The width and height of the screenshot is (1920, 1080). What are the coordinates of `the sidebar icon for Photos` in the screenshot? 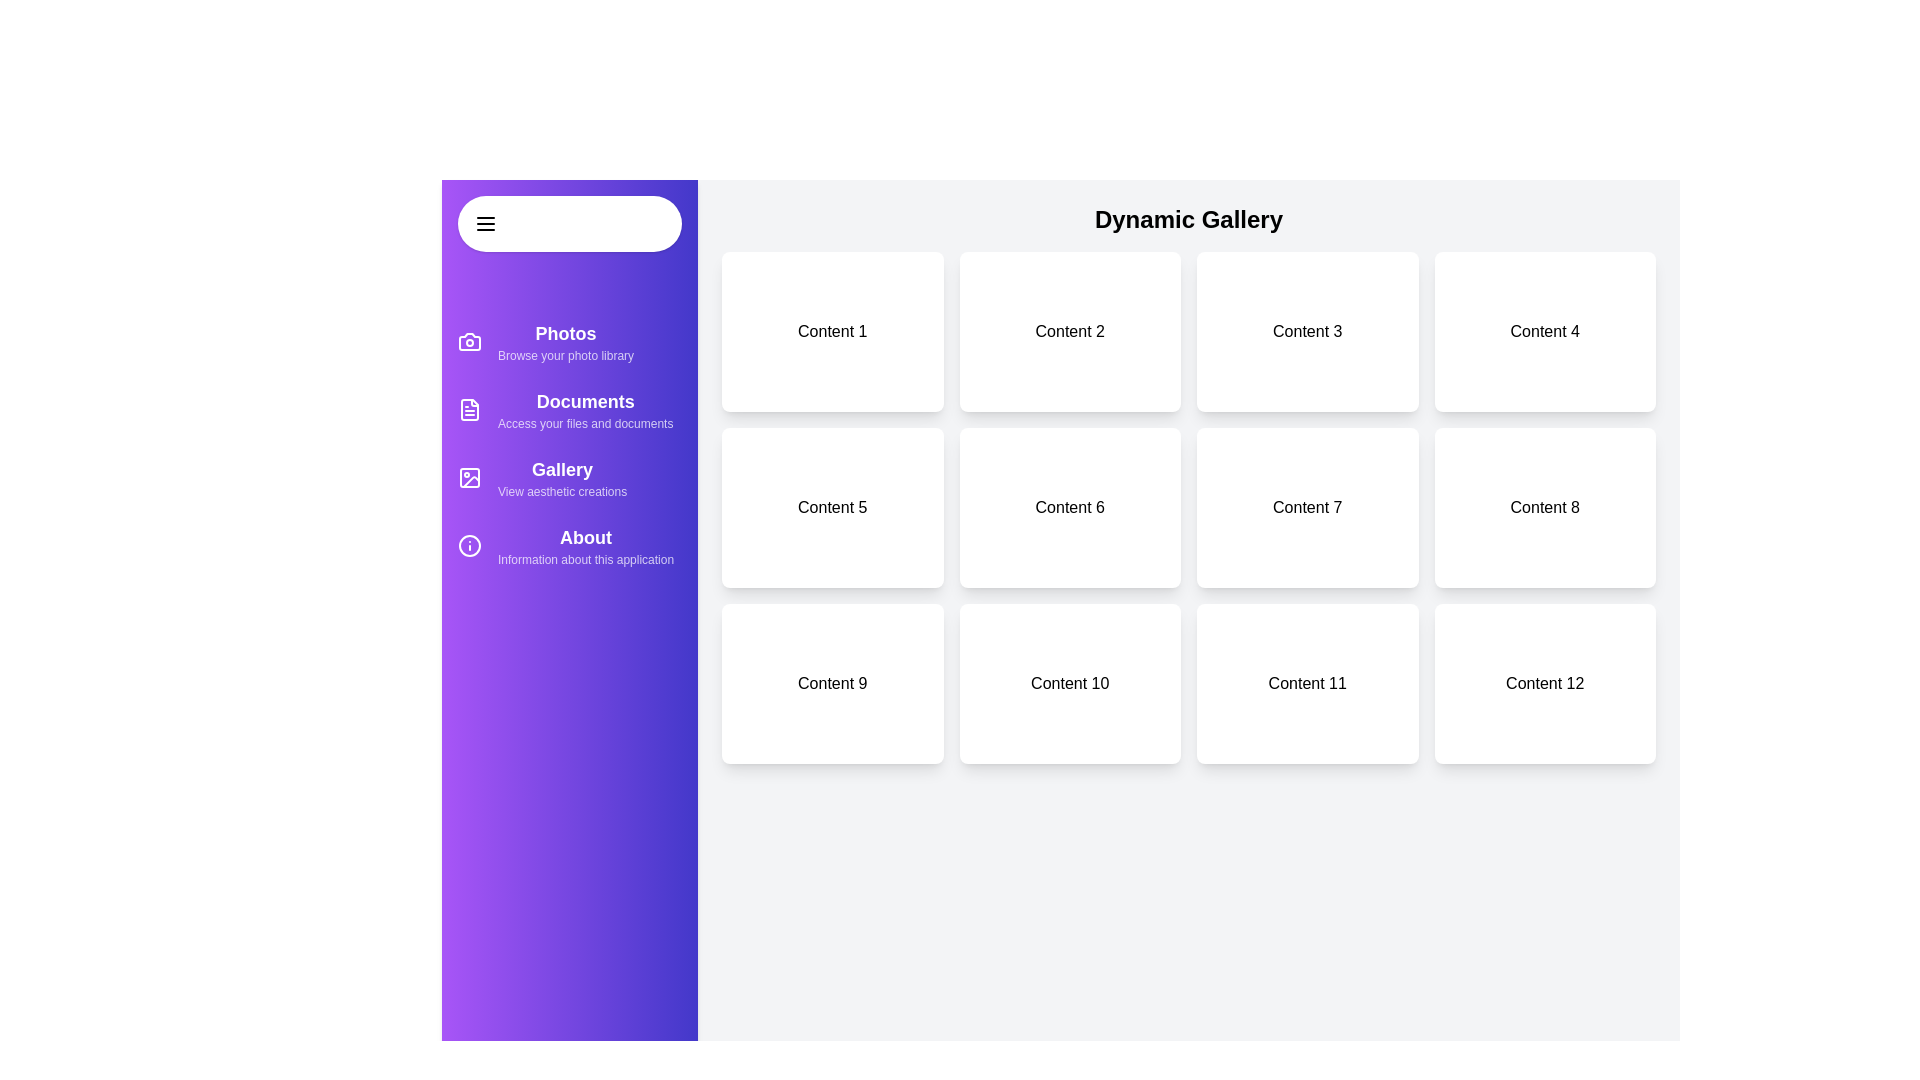 It's located at (469, 341).